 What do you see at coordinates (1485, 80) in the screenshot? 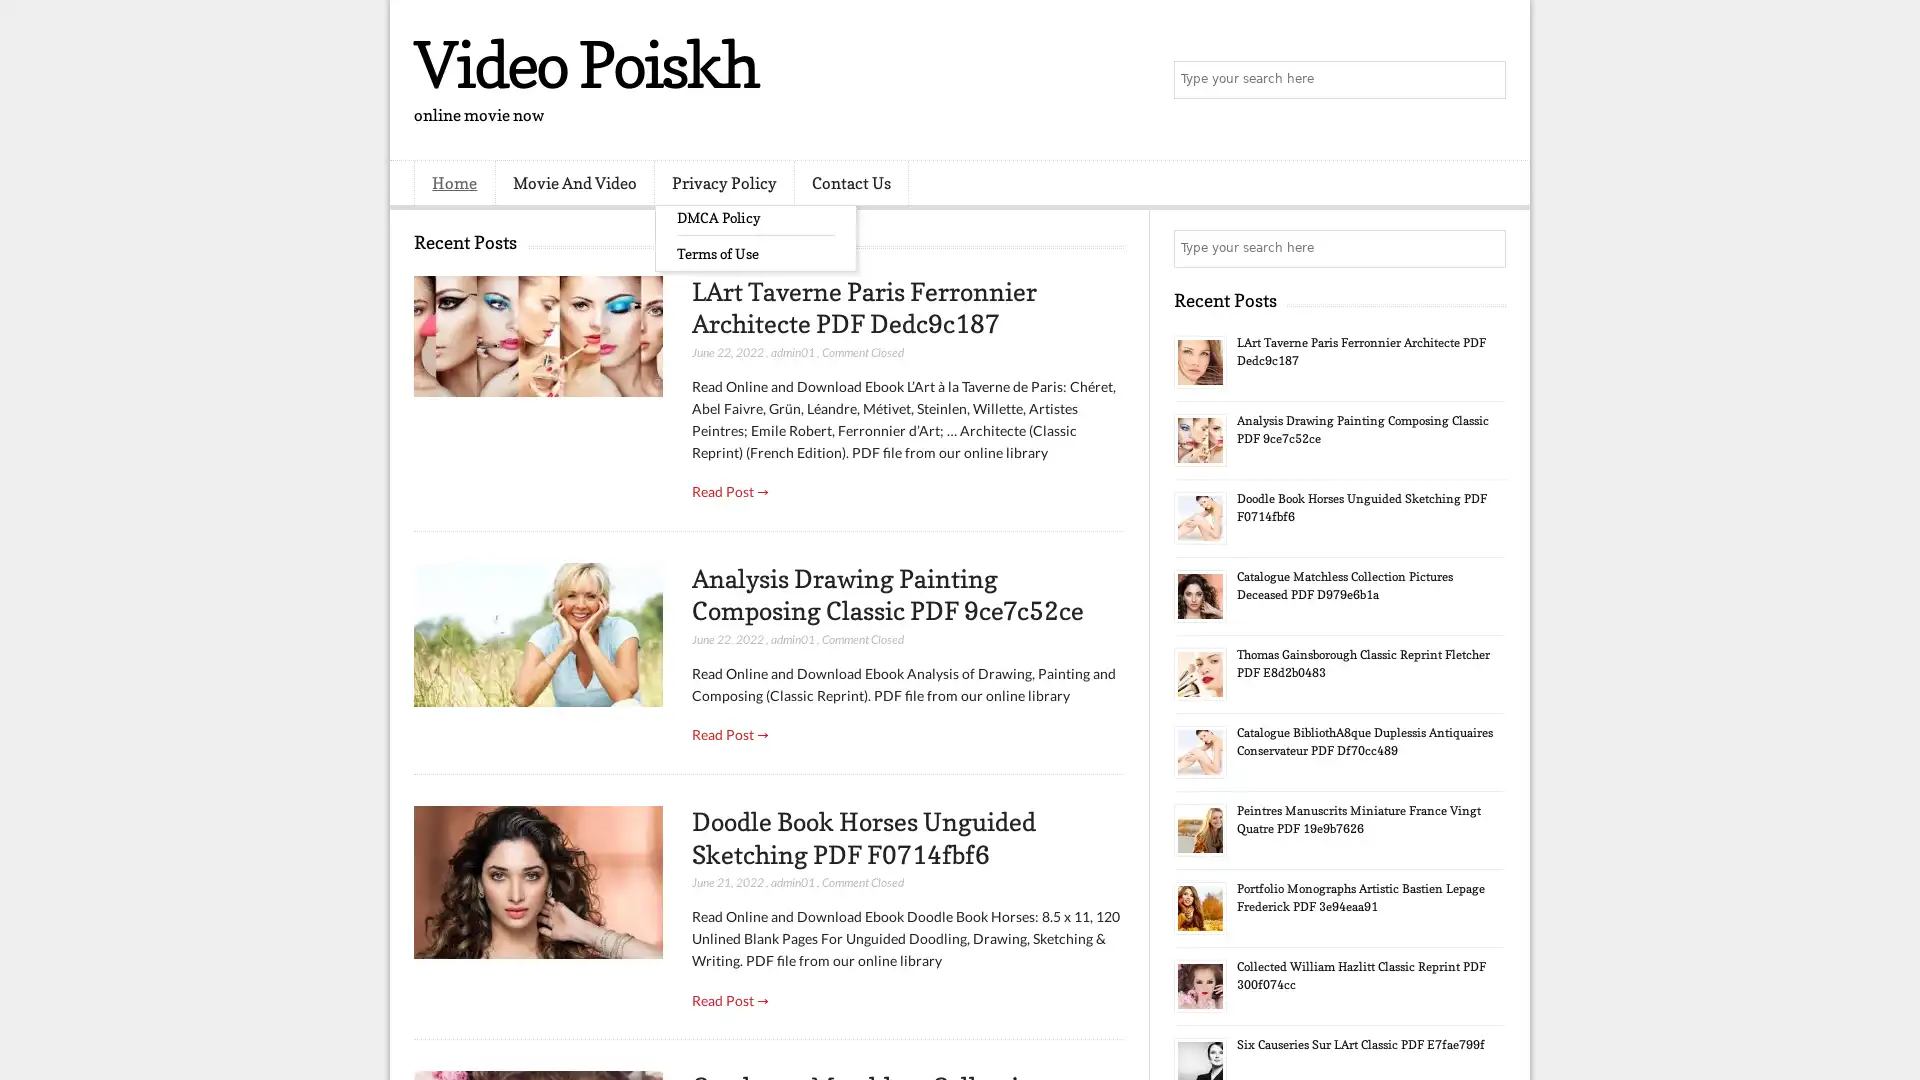
I see `Search` at bounding box center [1485, 80].